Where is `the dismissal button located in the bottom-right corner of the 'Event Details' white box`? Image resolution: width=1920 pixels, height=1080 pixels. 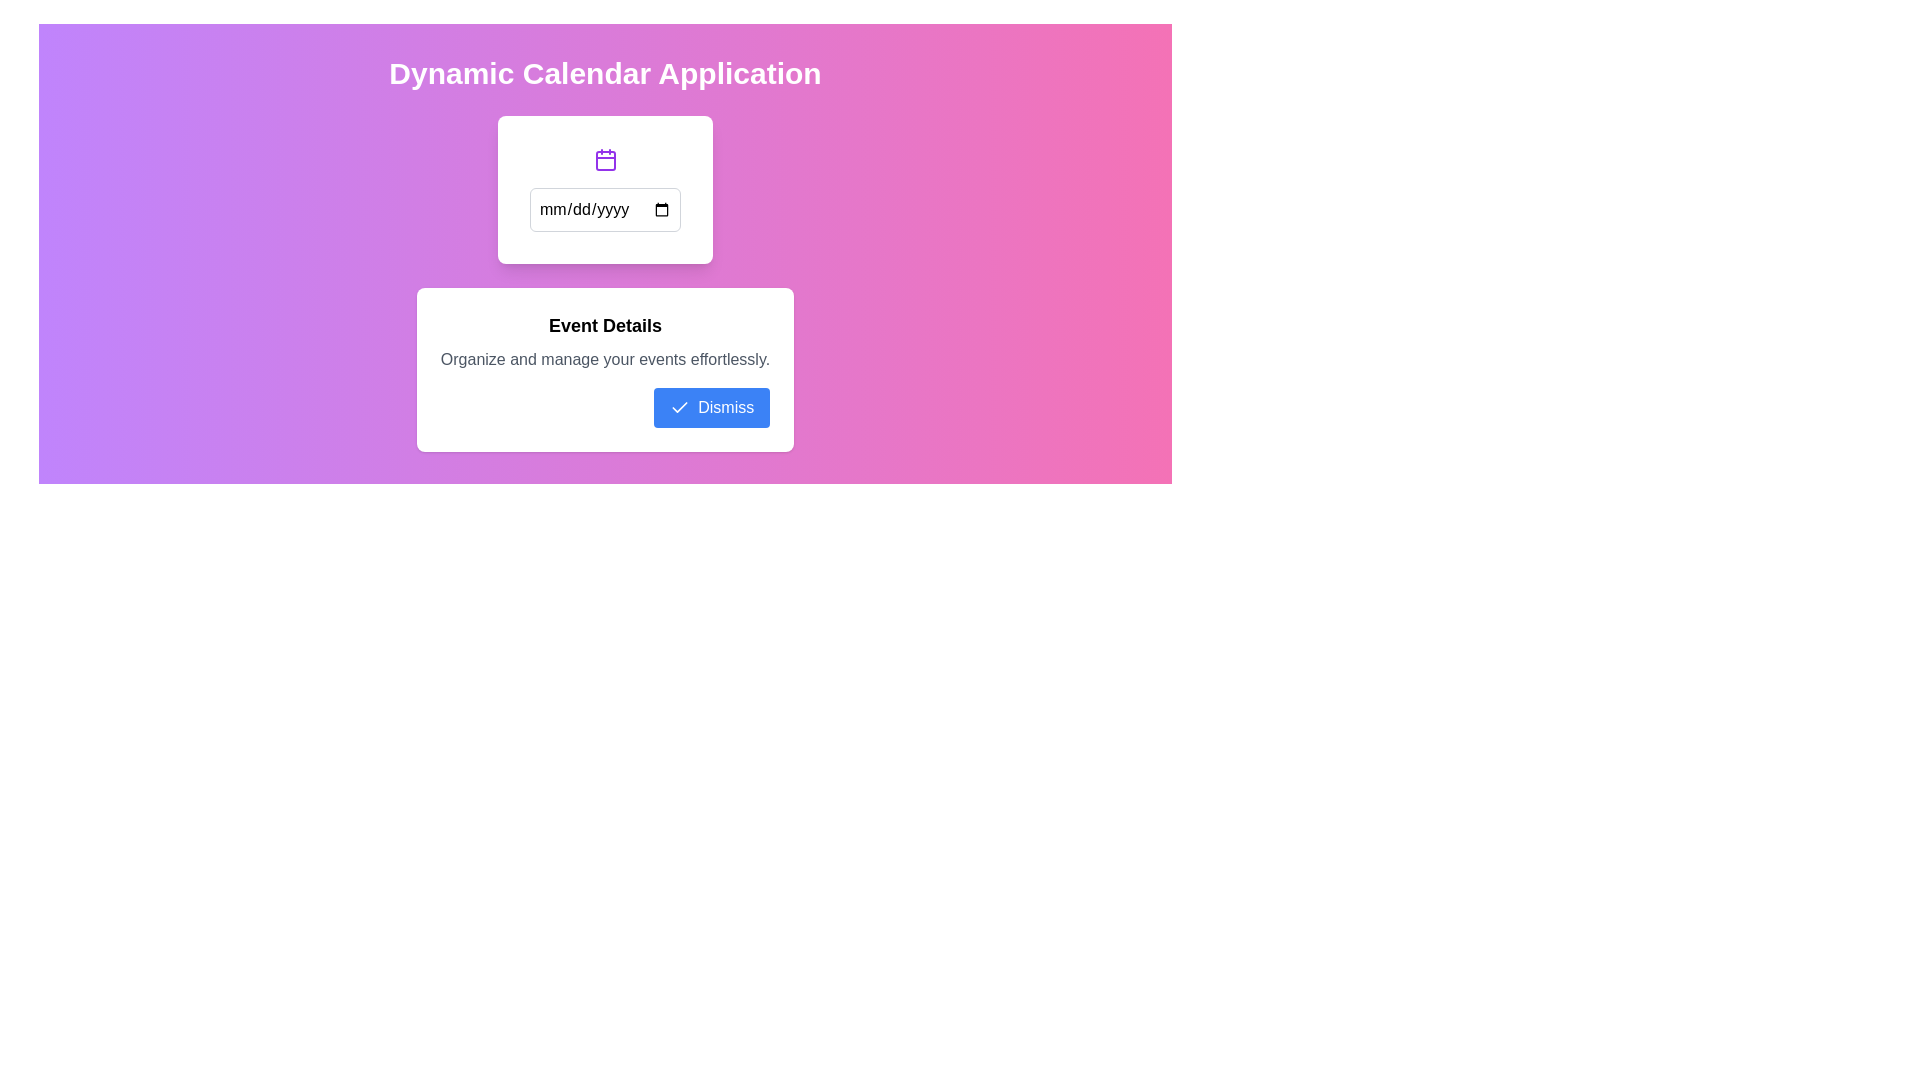 the dismissal button located in the bottom-right corner of the 'Event Details' white box is located at coordinates (712, 407).